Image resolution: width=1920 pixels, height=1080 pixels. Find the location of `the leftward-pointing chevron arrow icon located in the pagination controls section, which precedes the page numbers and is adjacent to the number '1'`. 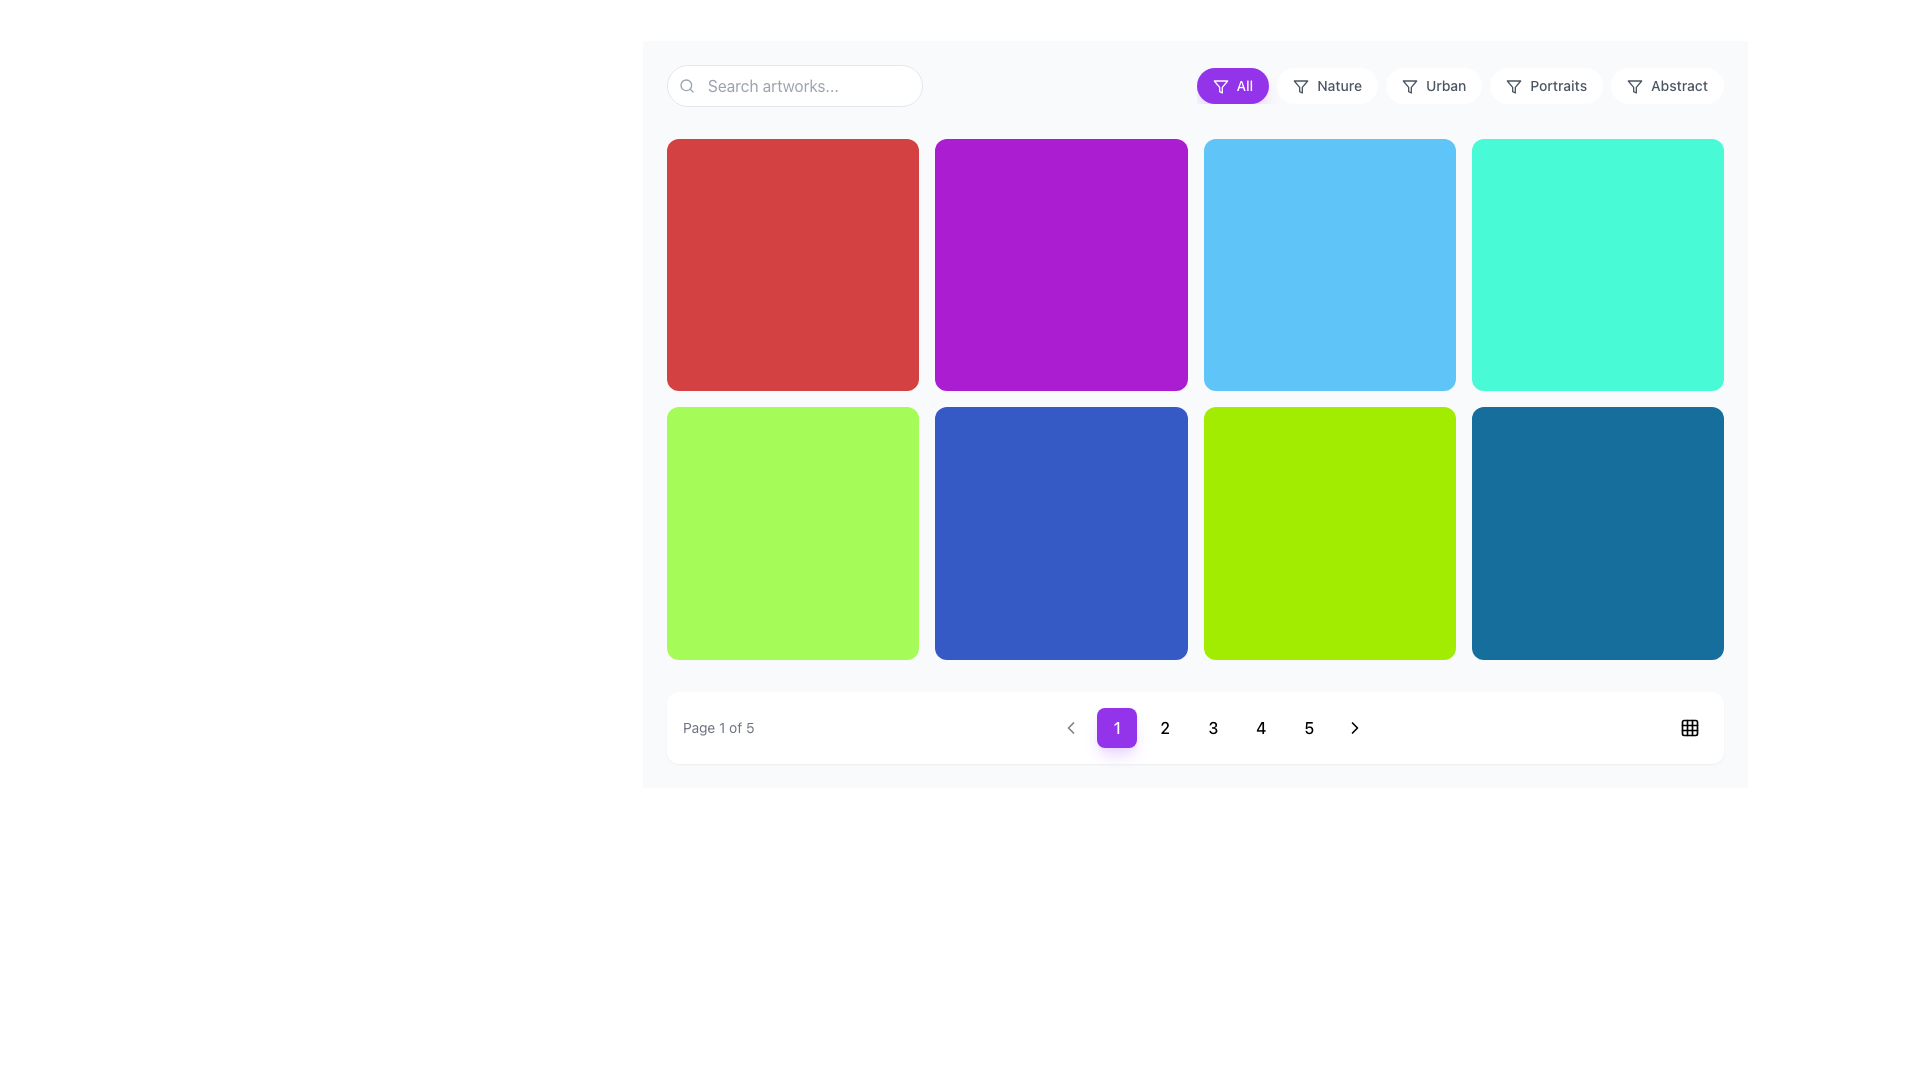

the leftward-pointing chevron arrow icon located in the pagination controls section, which precedes the page numbers and is adjacent to the number '1' is located at coordinates (1070, 727).